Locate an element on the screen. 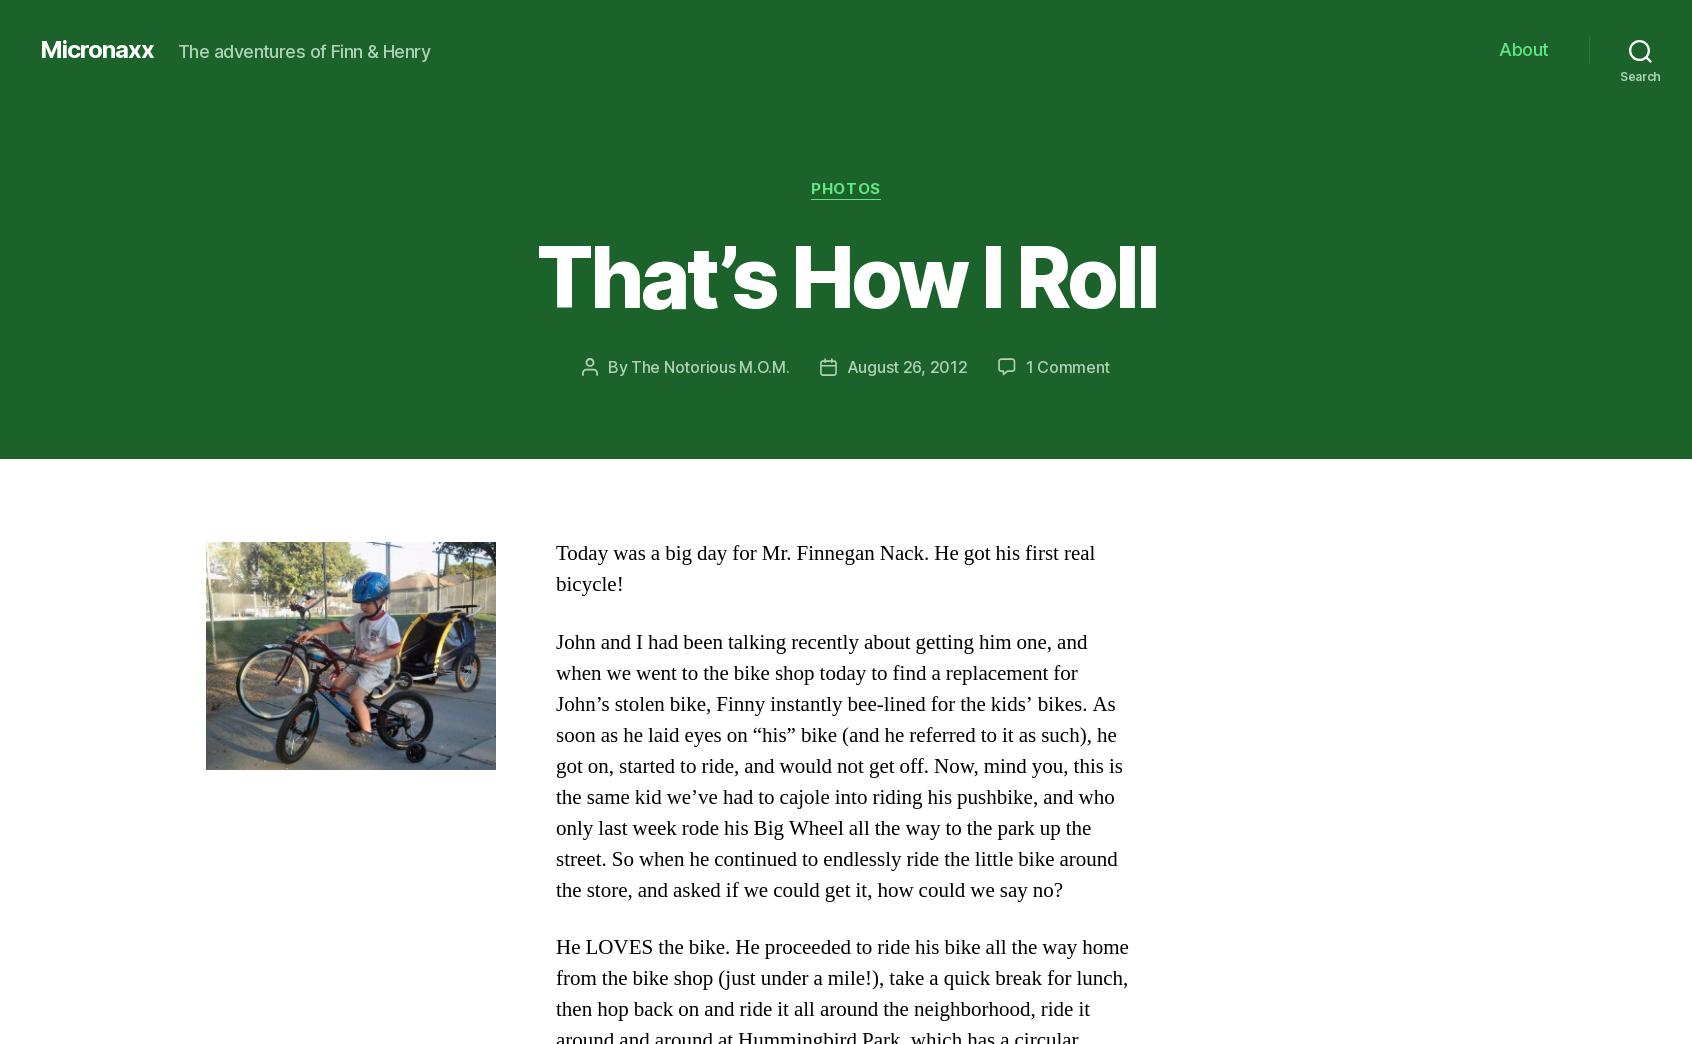 This screenshot has height=1044, width=1692. 'September 2010' is located at coordinates (328, 844).